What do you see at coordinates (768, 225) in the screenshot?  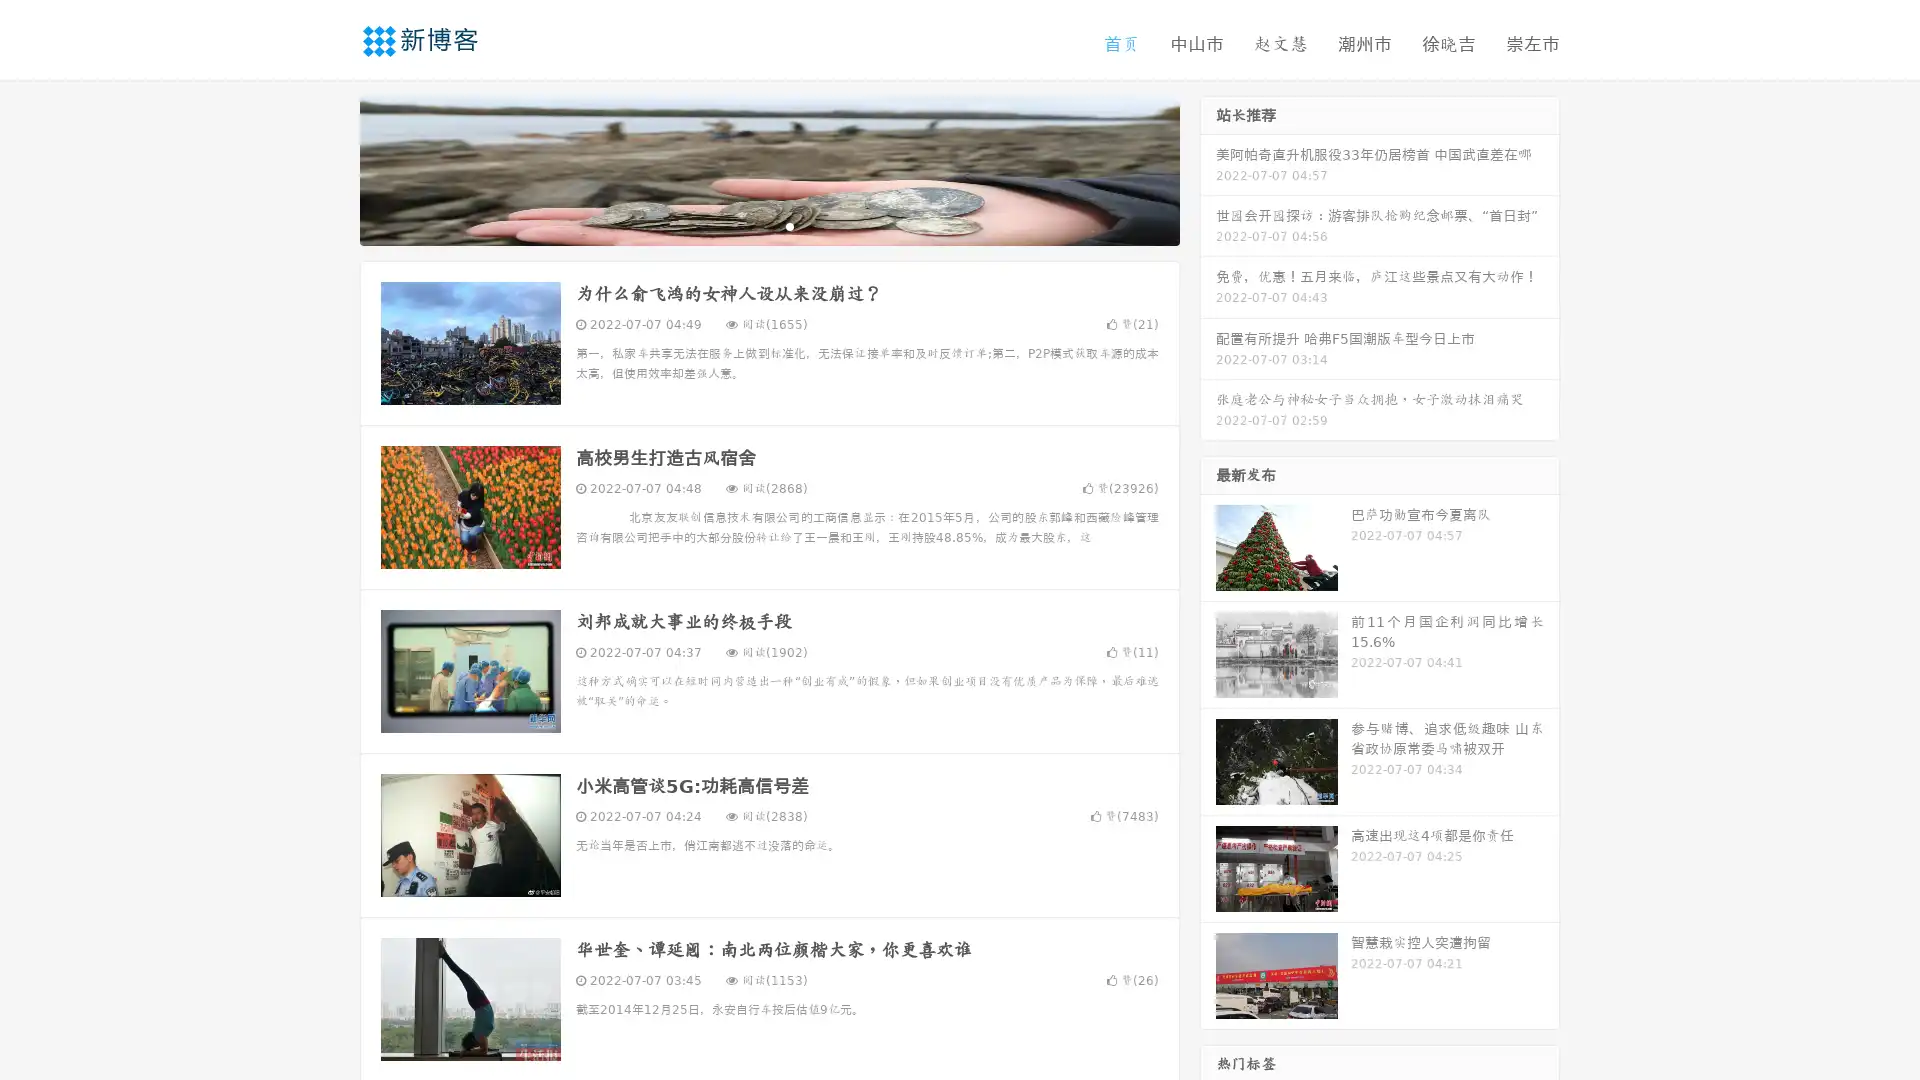 I see `Go to slide 2` at bounding box center [768, 225].